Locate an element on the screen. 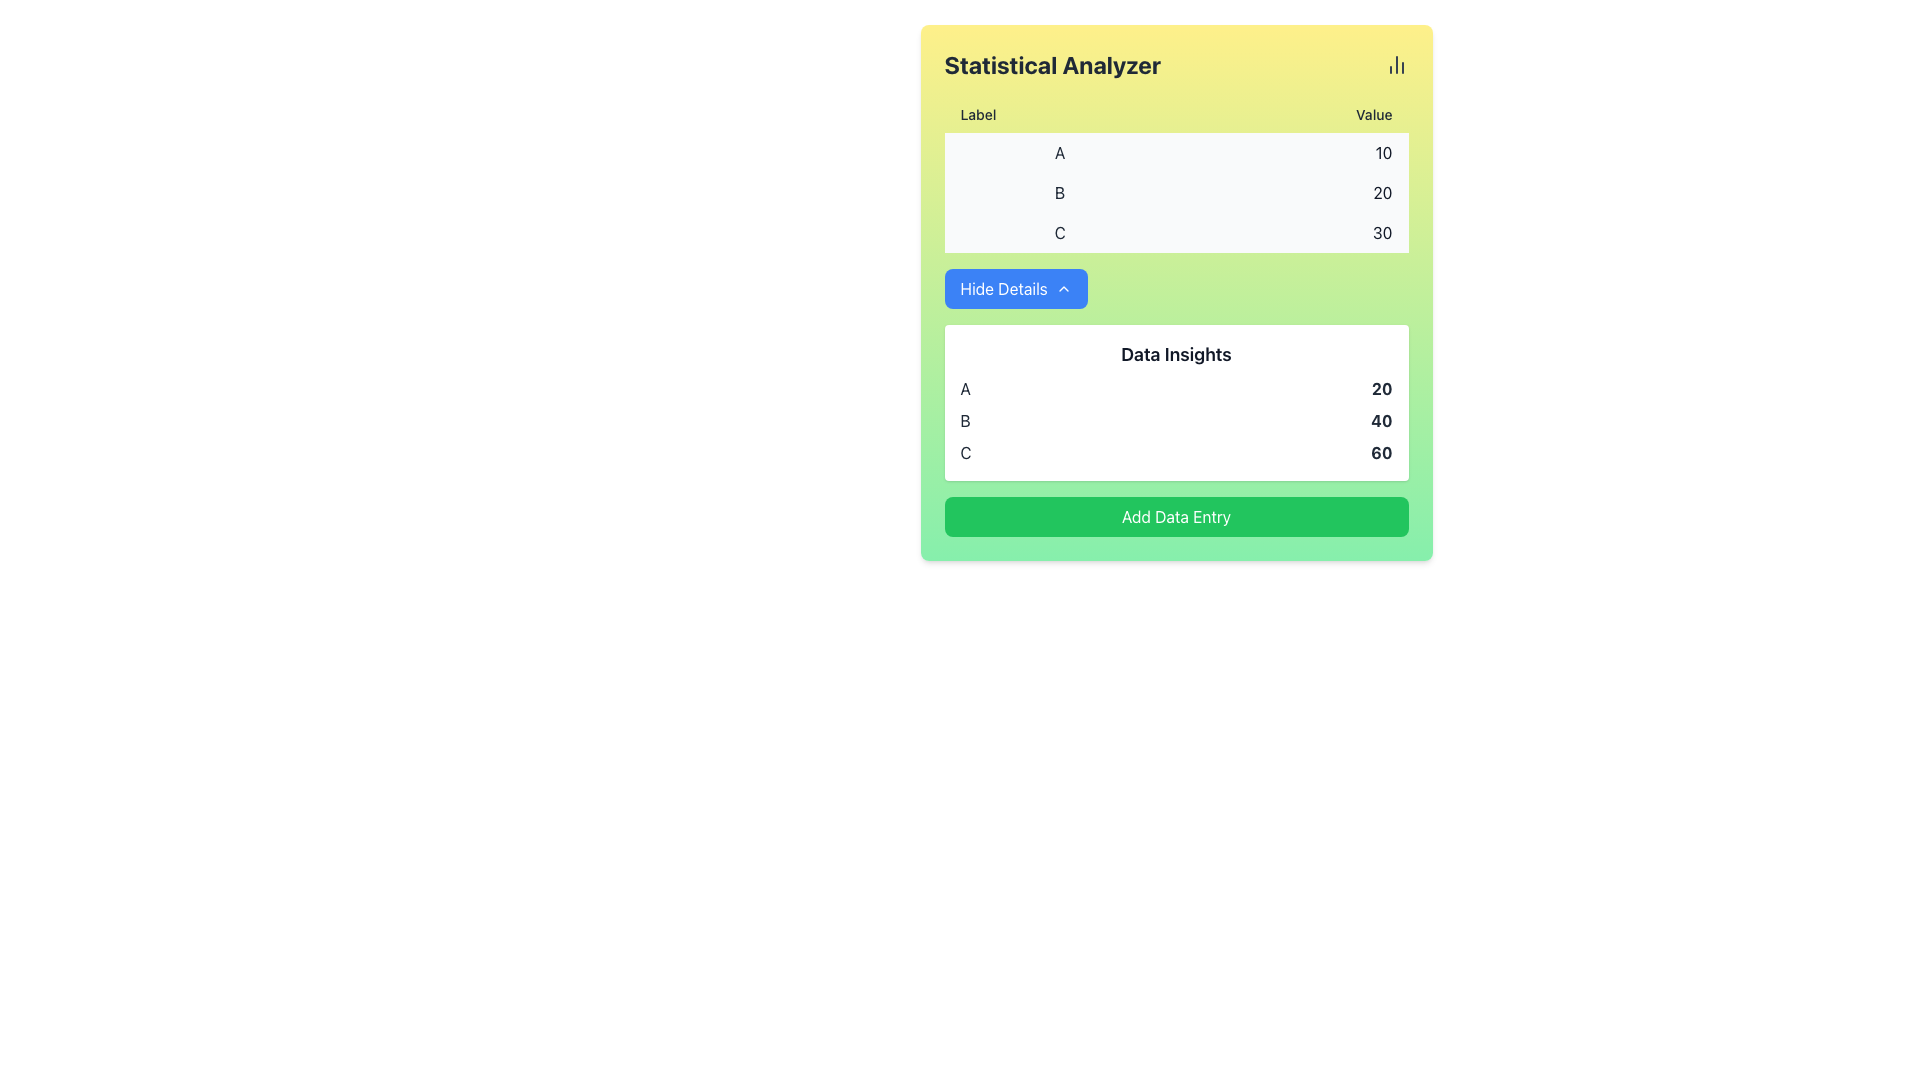 This screenshot has width=1920, height=1080. the text label 'C' located below the 'Data Insights' section, aligned with the numeric value '60' is located at coordinates (966, 452).